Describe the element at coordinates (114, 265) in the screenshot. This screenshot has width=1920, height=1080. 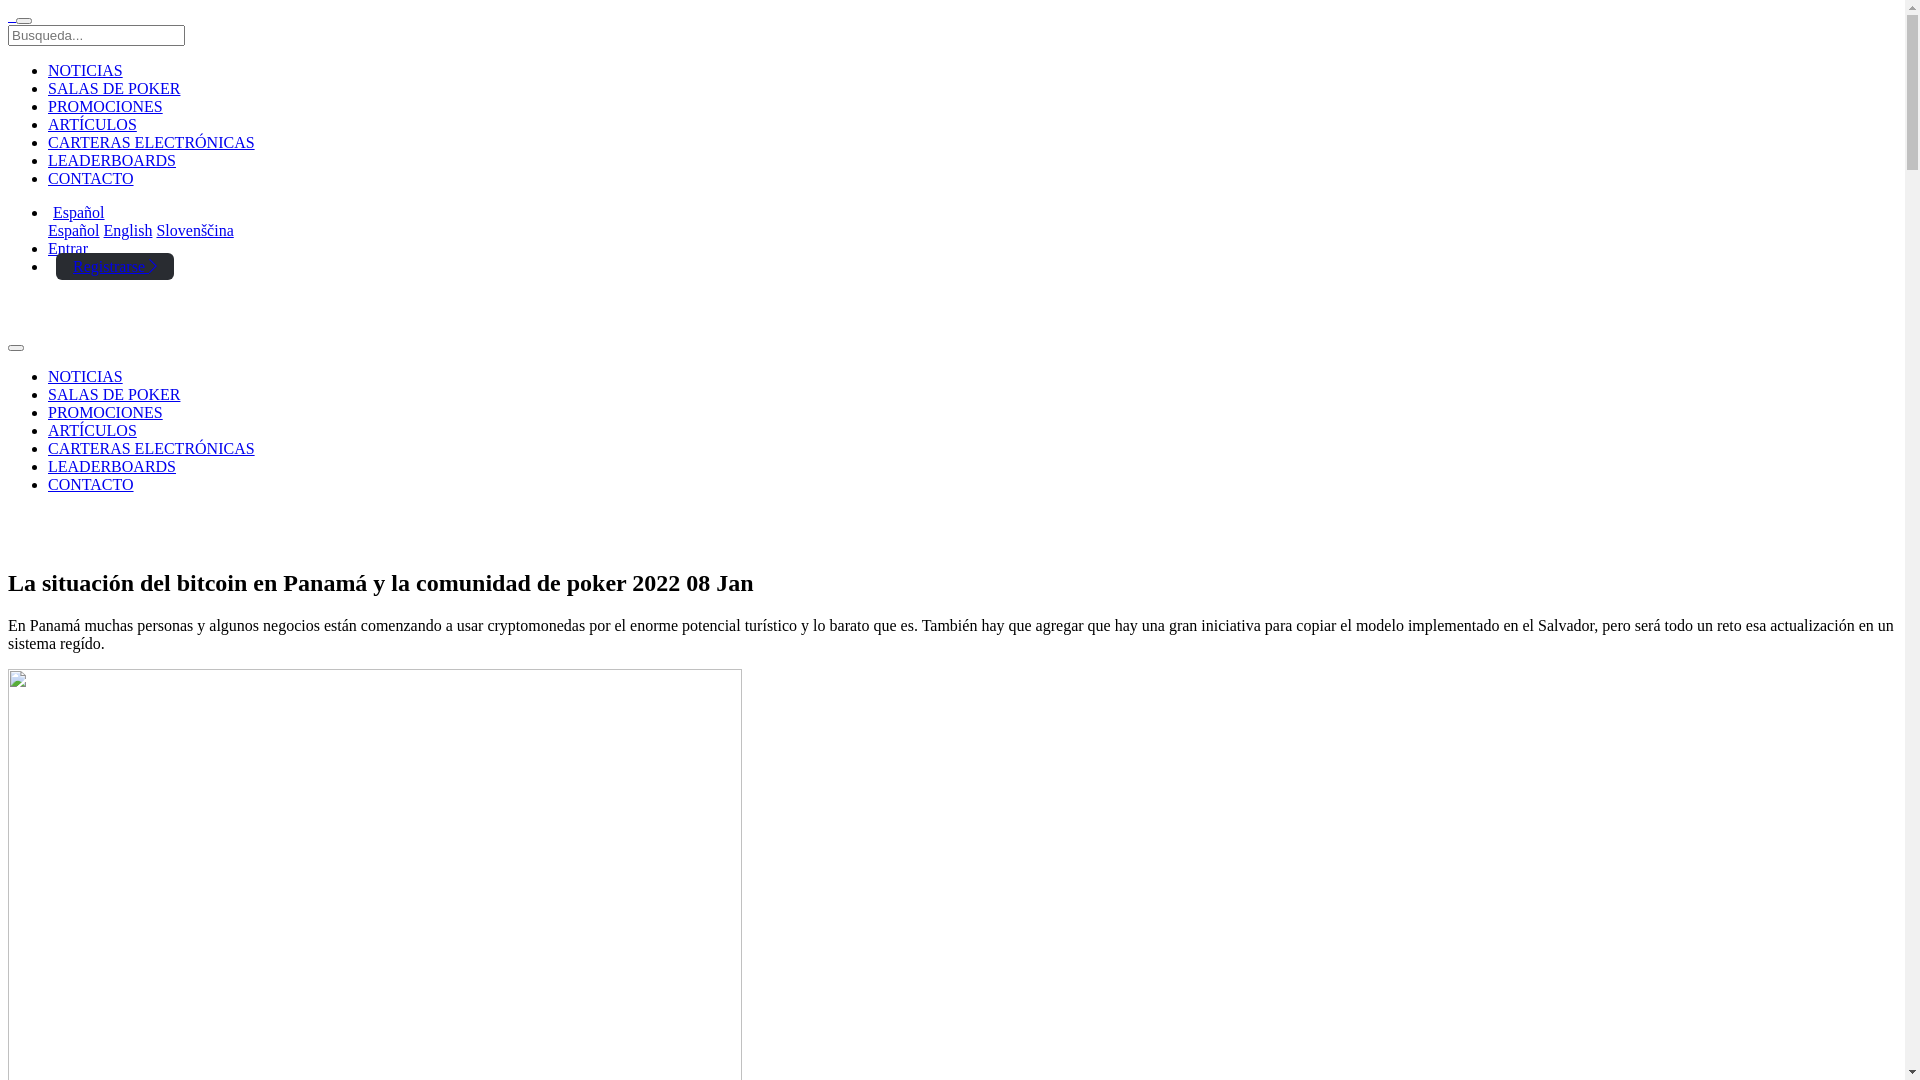
I see `'Registrarse'` at that location.